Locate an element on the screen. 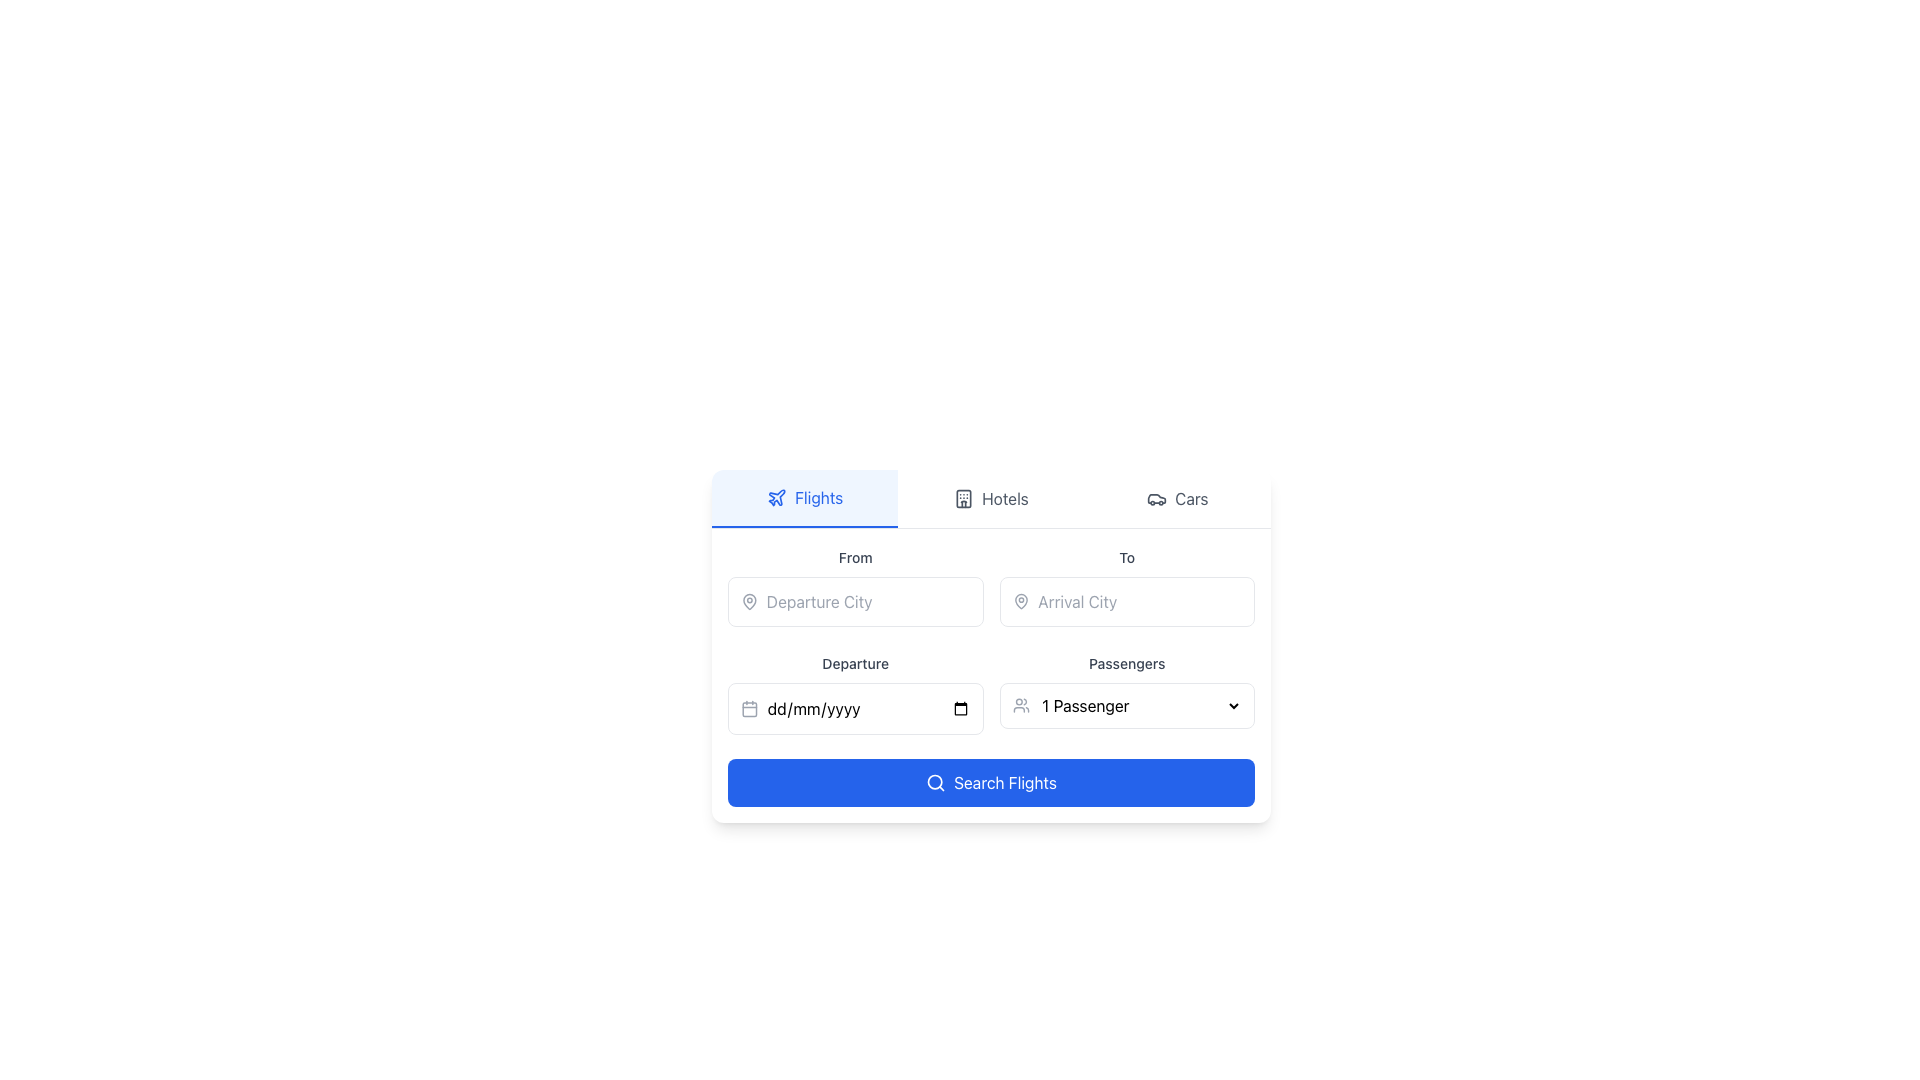 Image resolution: width=1920 pixels, height=1080 pixels. the central icon in the navigation bar that indicates the 'Hotels' section, located to the left of the 'Hotels' text is located at coordinates (964, 497).